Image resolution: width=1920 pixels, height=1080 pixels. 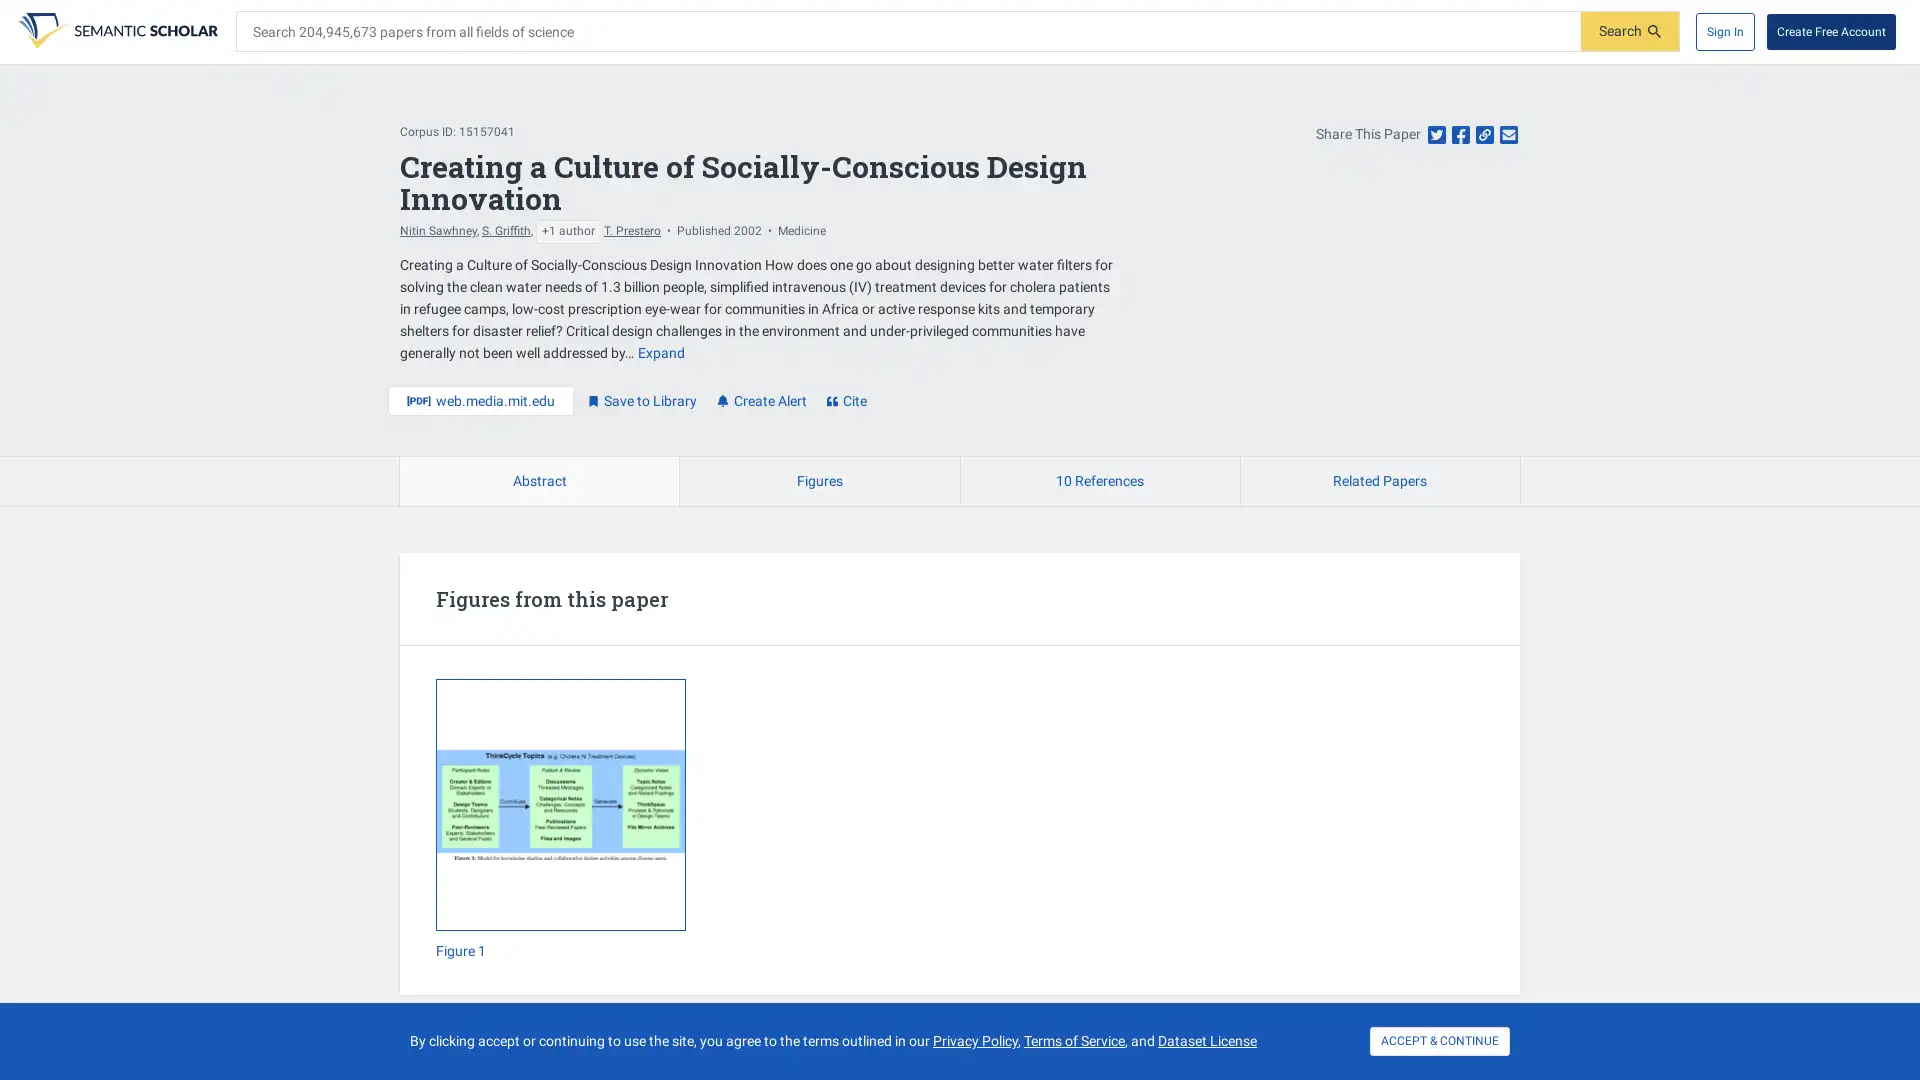 What do you see at coordinates (642, 401) in the screenshot?
I see `Save to Library` at bounding box center [642, 401].